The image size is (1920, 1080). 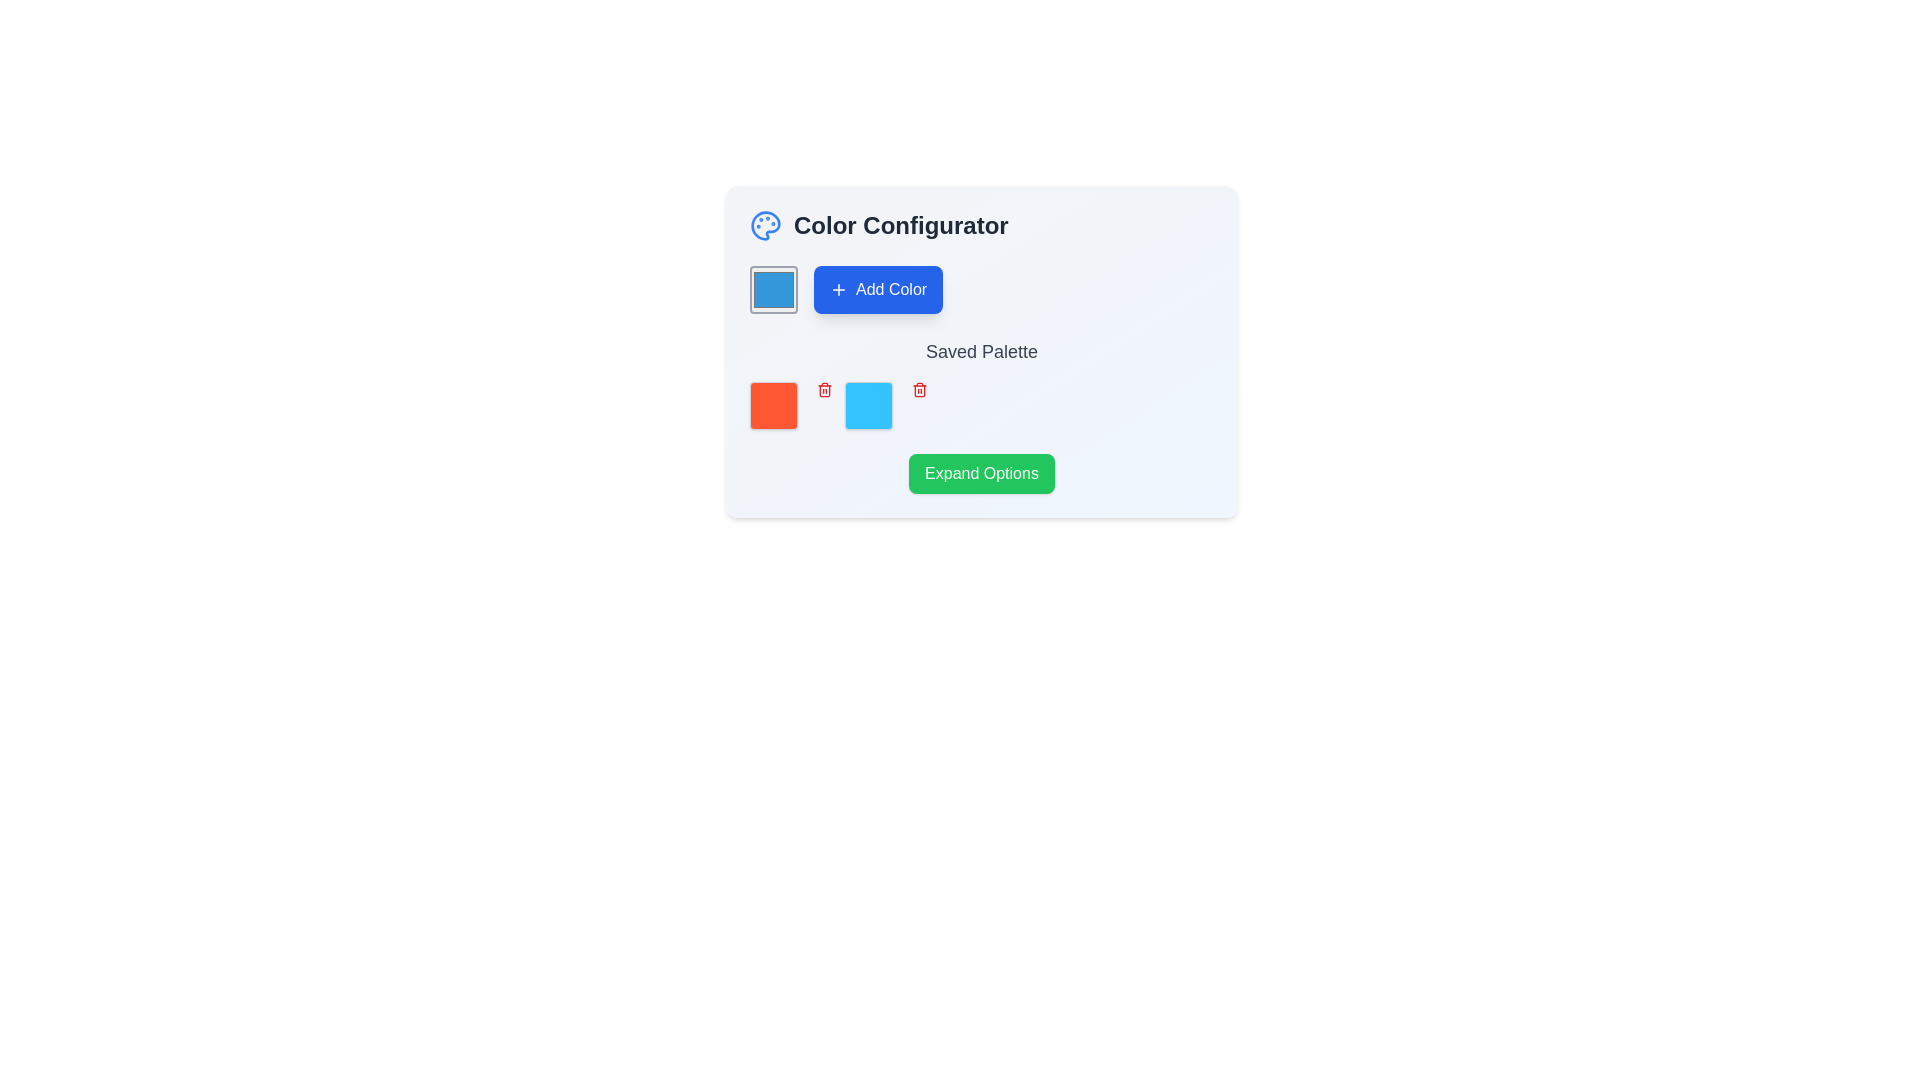 What do you see at coordinates (982, 474) in the screenshot?
I see `the green rectangular button with rounded corners labeled 'Expand Options' located at the bottom of the 'Color Configurator' panel` at bounding box center [982, 474].